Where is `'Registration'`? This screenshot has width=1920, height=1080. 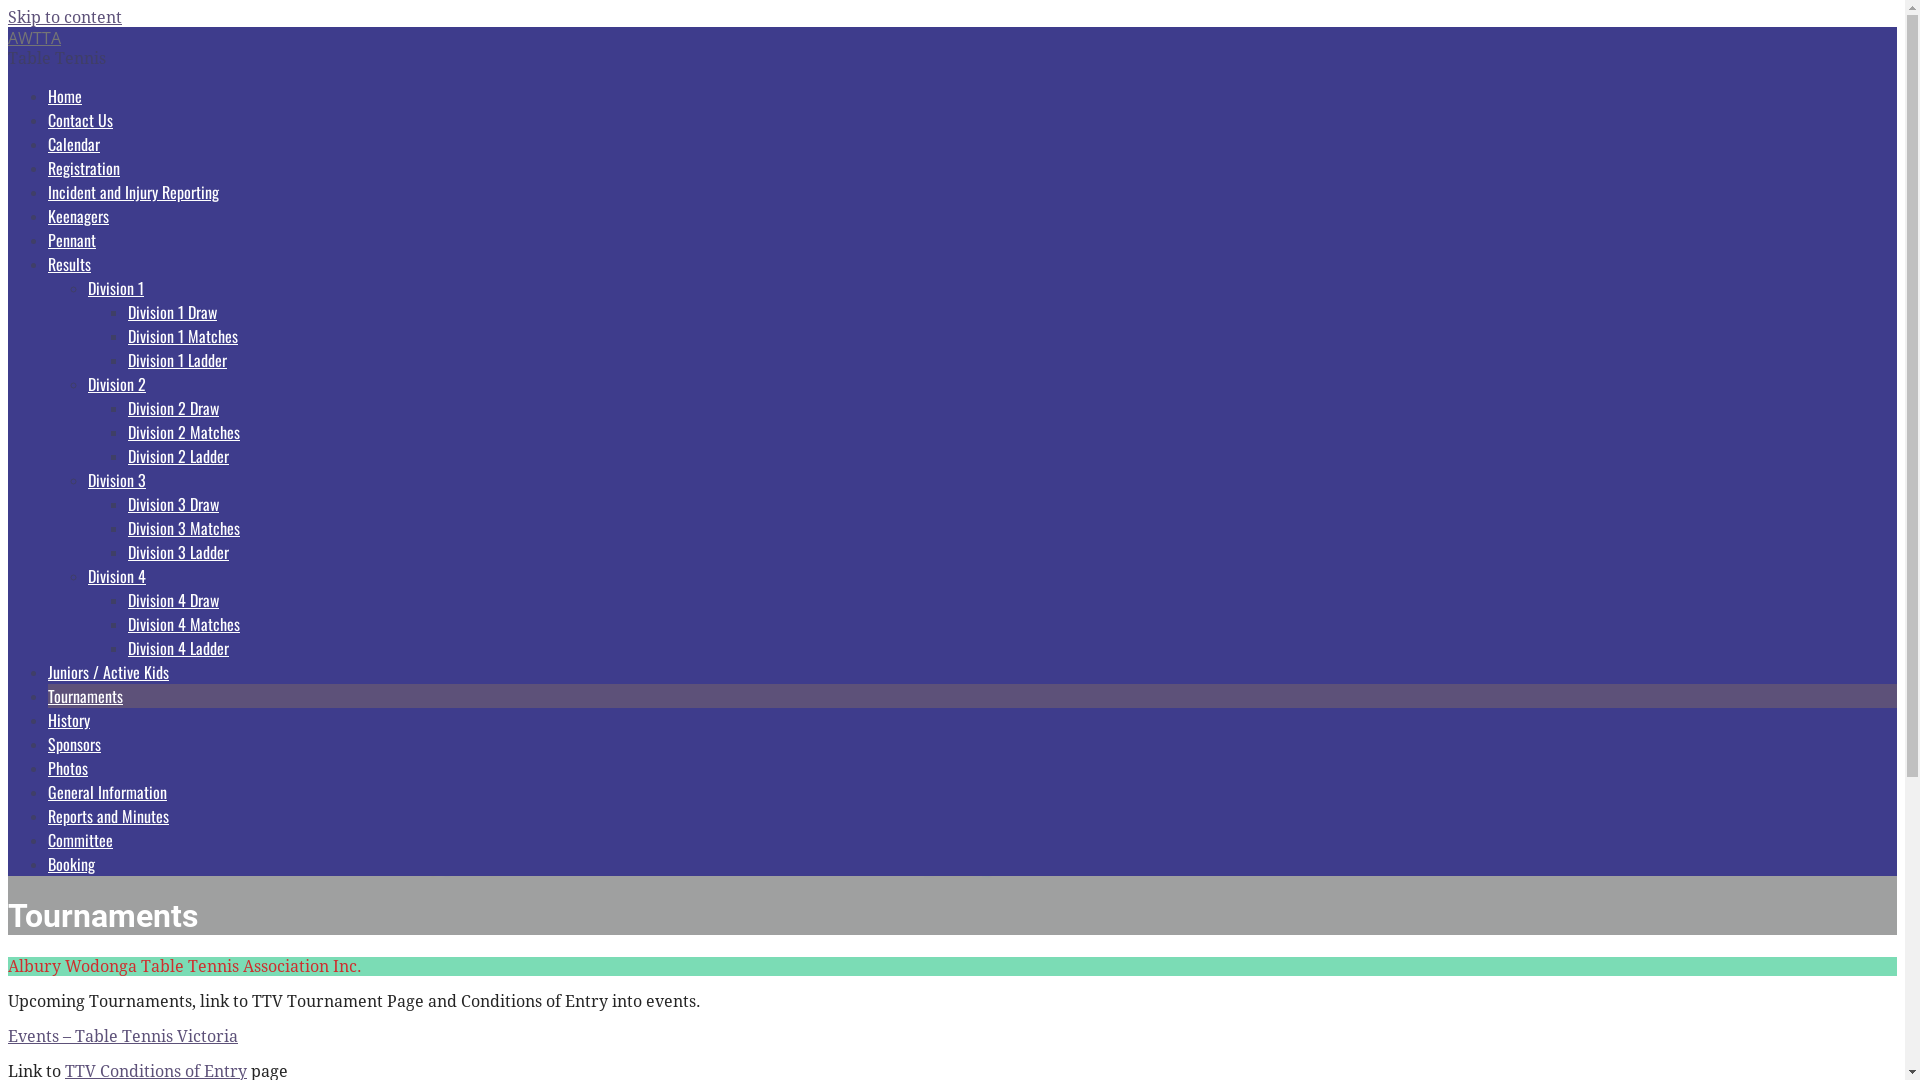 'Registration' is located at coordinates (82, 167).